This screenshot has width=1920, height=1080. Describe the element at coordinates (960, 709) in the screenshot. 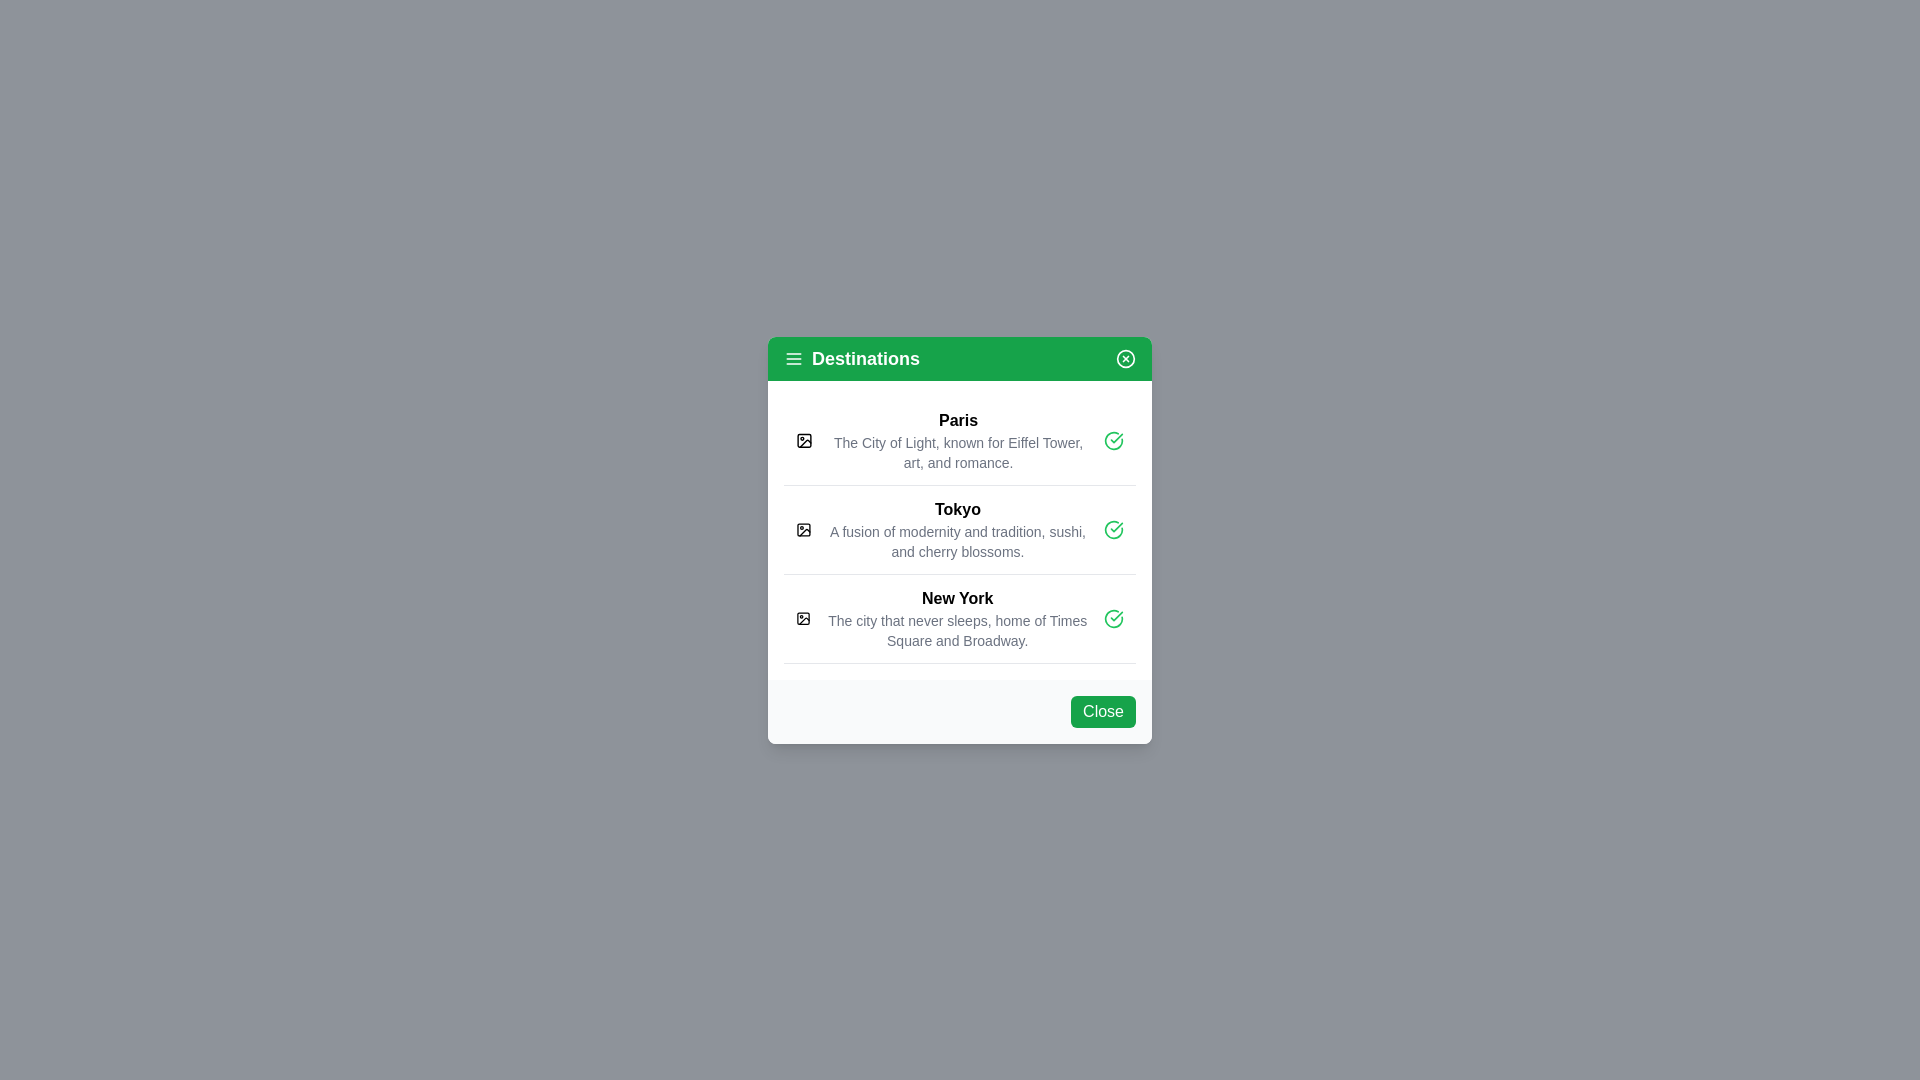

I see `the 'Close' button with a green background located in the bottom-right corner of the modal` at that location.